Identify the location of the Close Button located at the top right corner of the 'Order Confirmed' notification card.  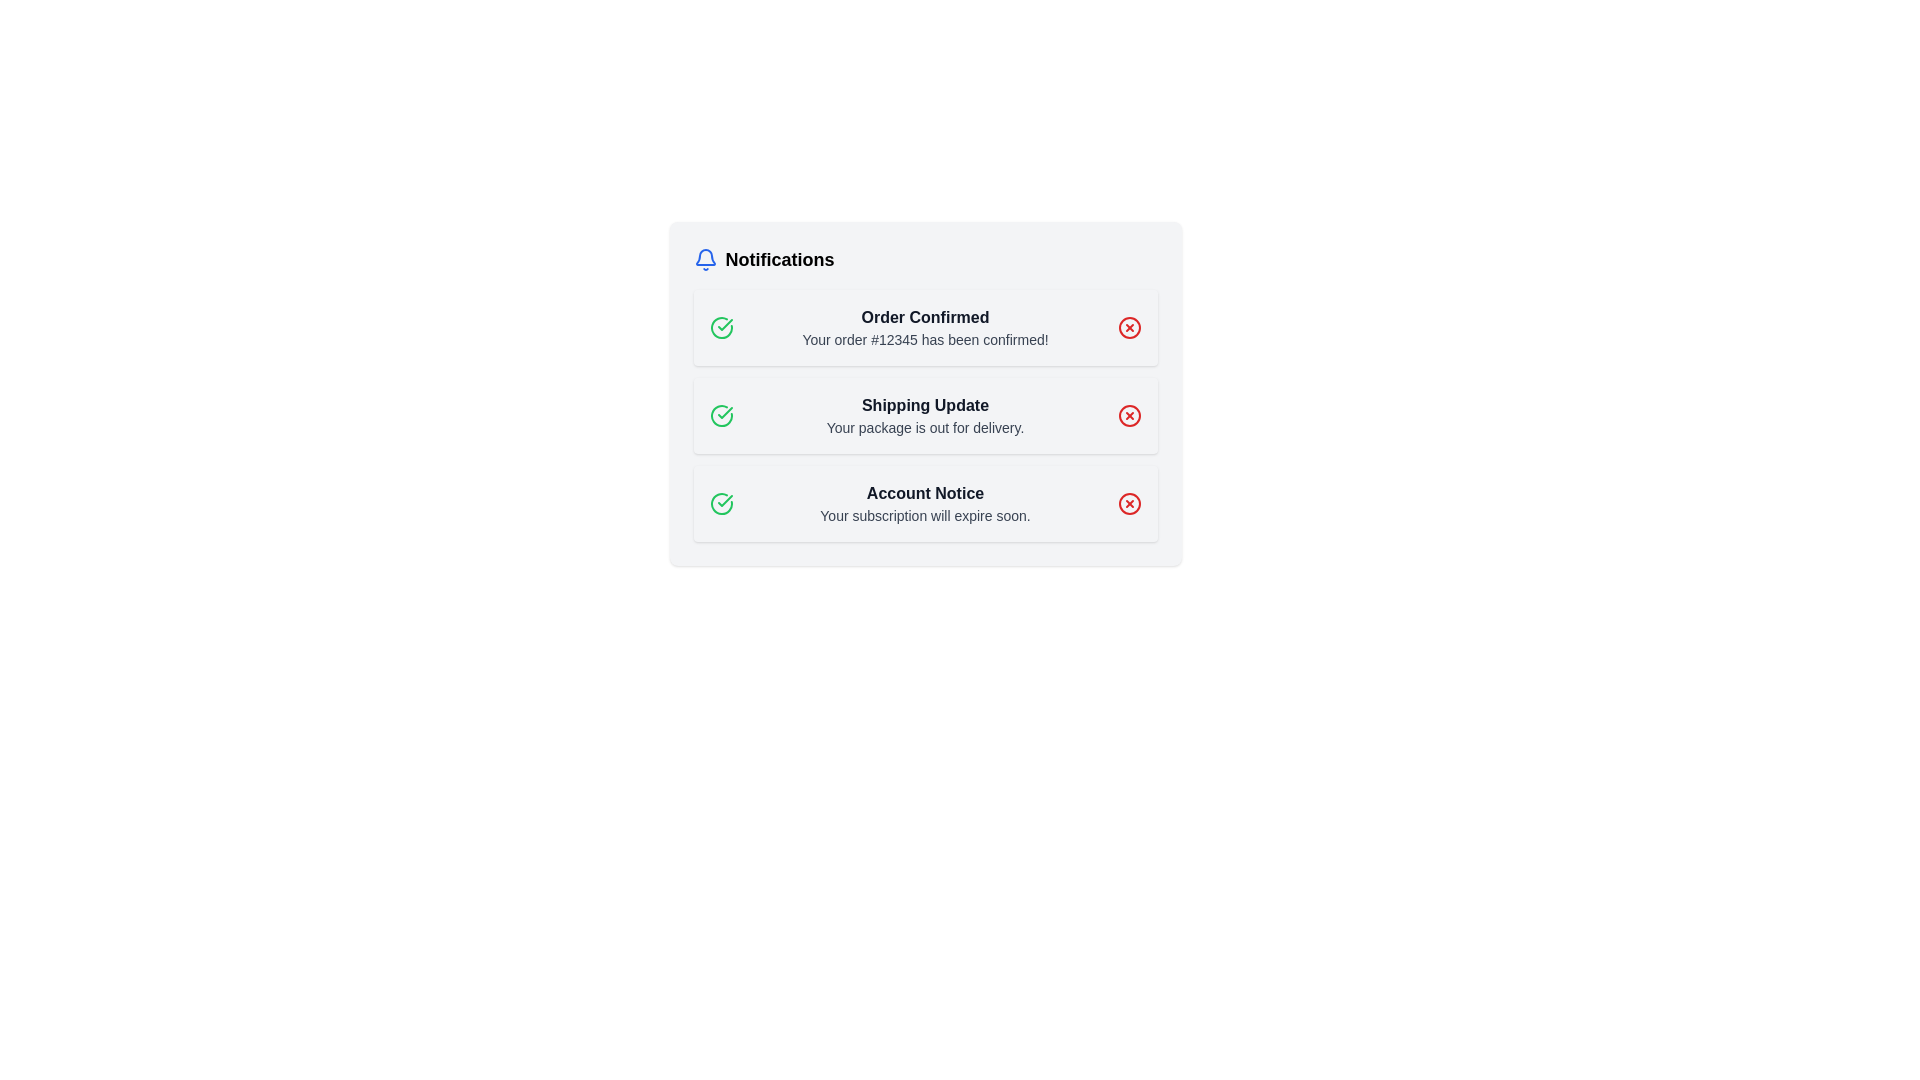
(1129, 326).